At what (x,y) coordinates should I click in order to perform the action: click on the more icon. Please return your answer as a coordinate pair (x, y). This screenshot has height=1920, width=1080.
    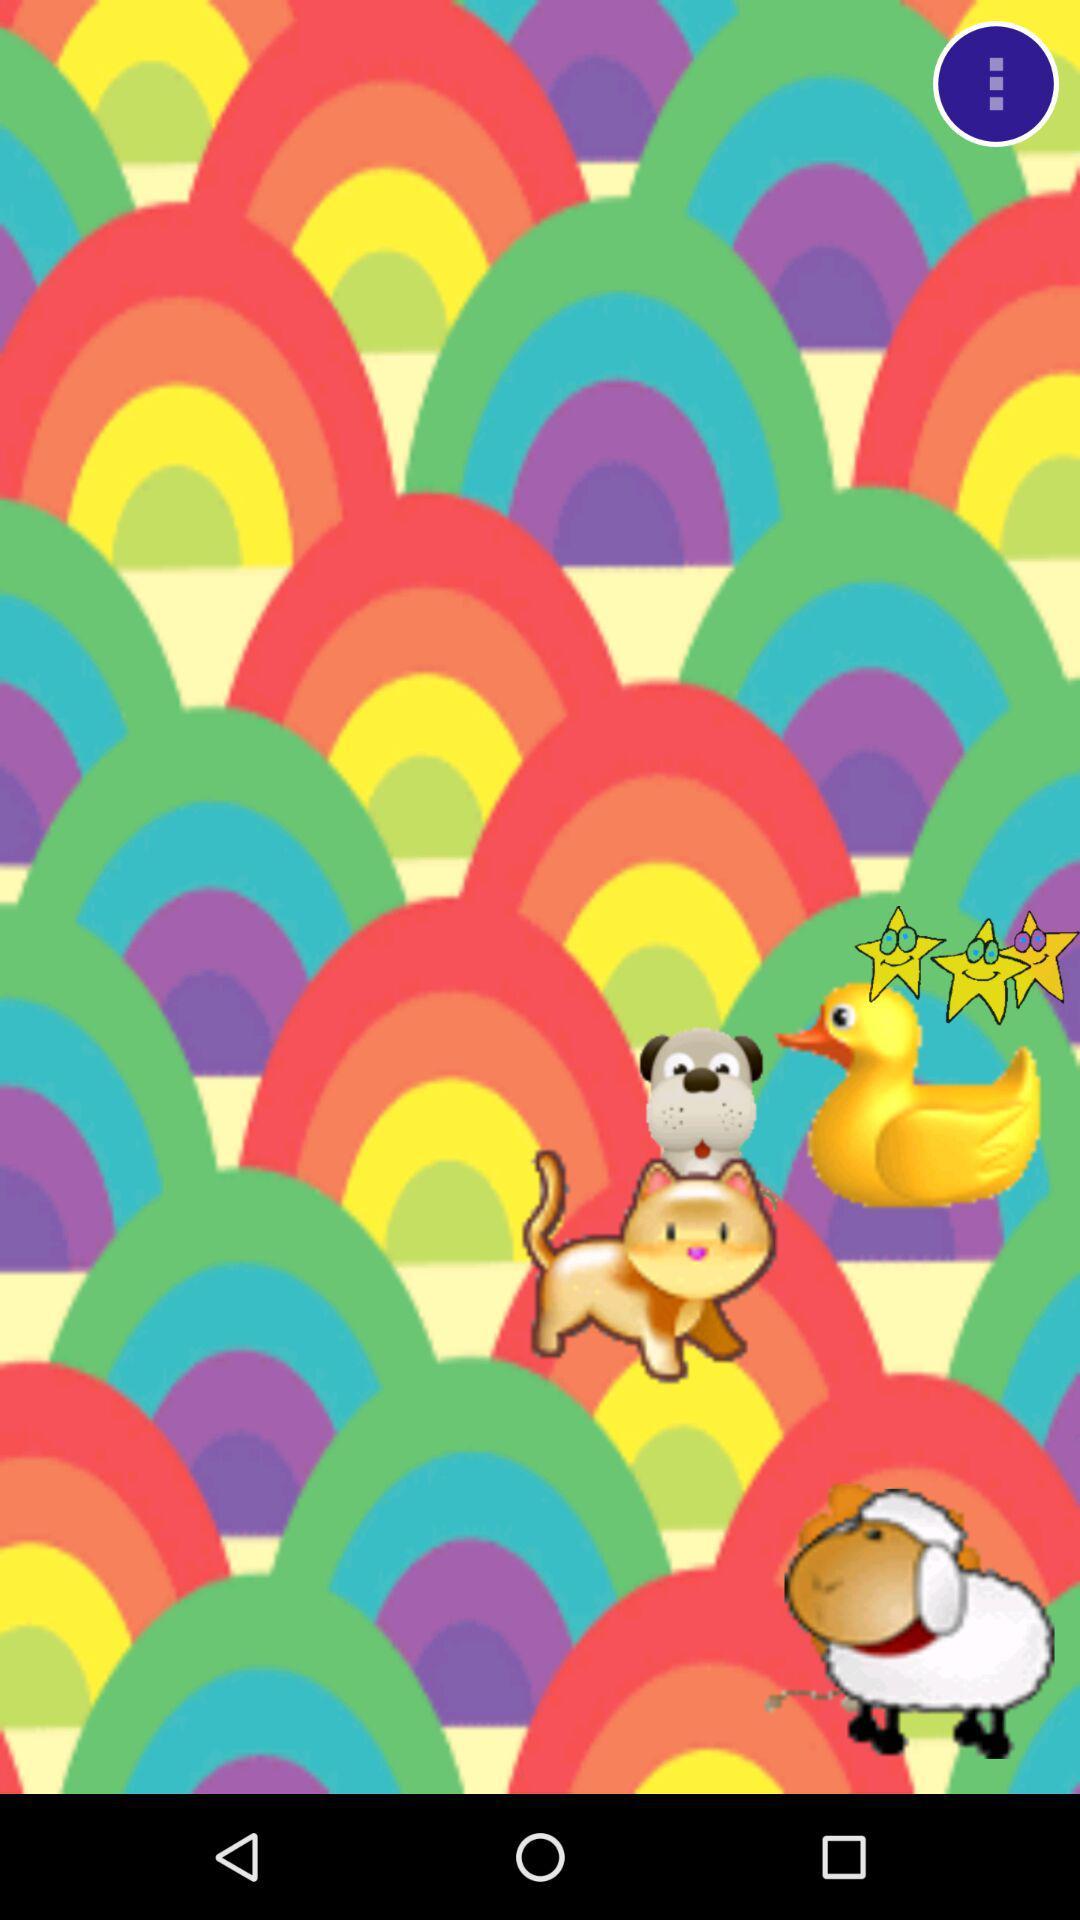
    Looking at the image, I should click on (995, 88).